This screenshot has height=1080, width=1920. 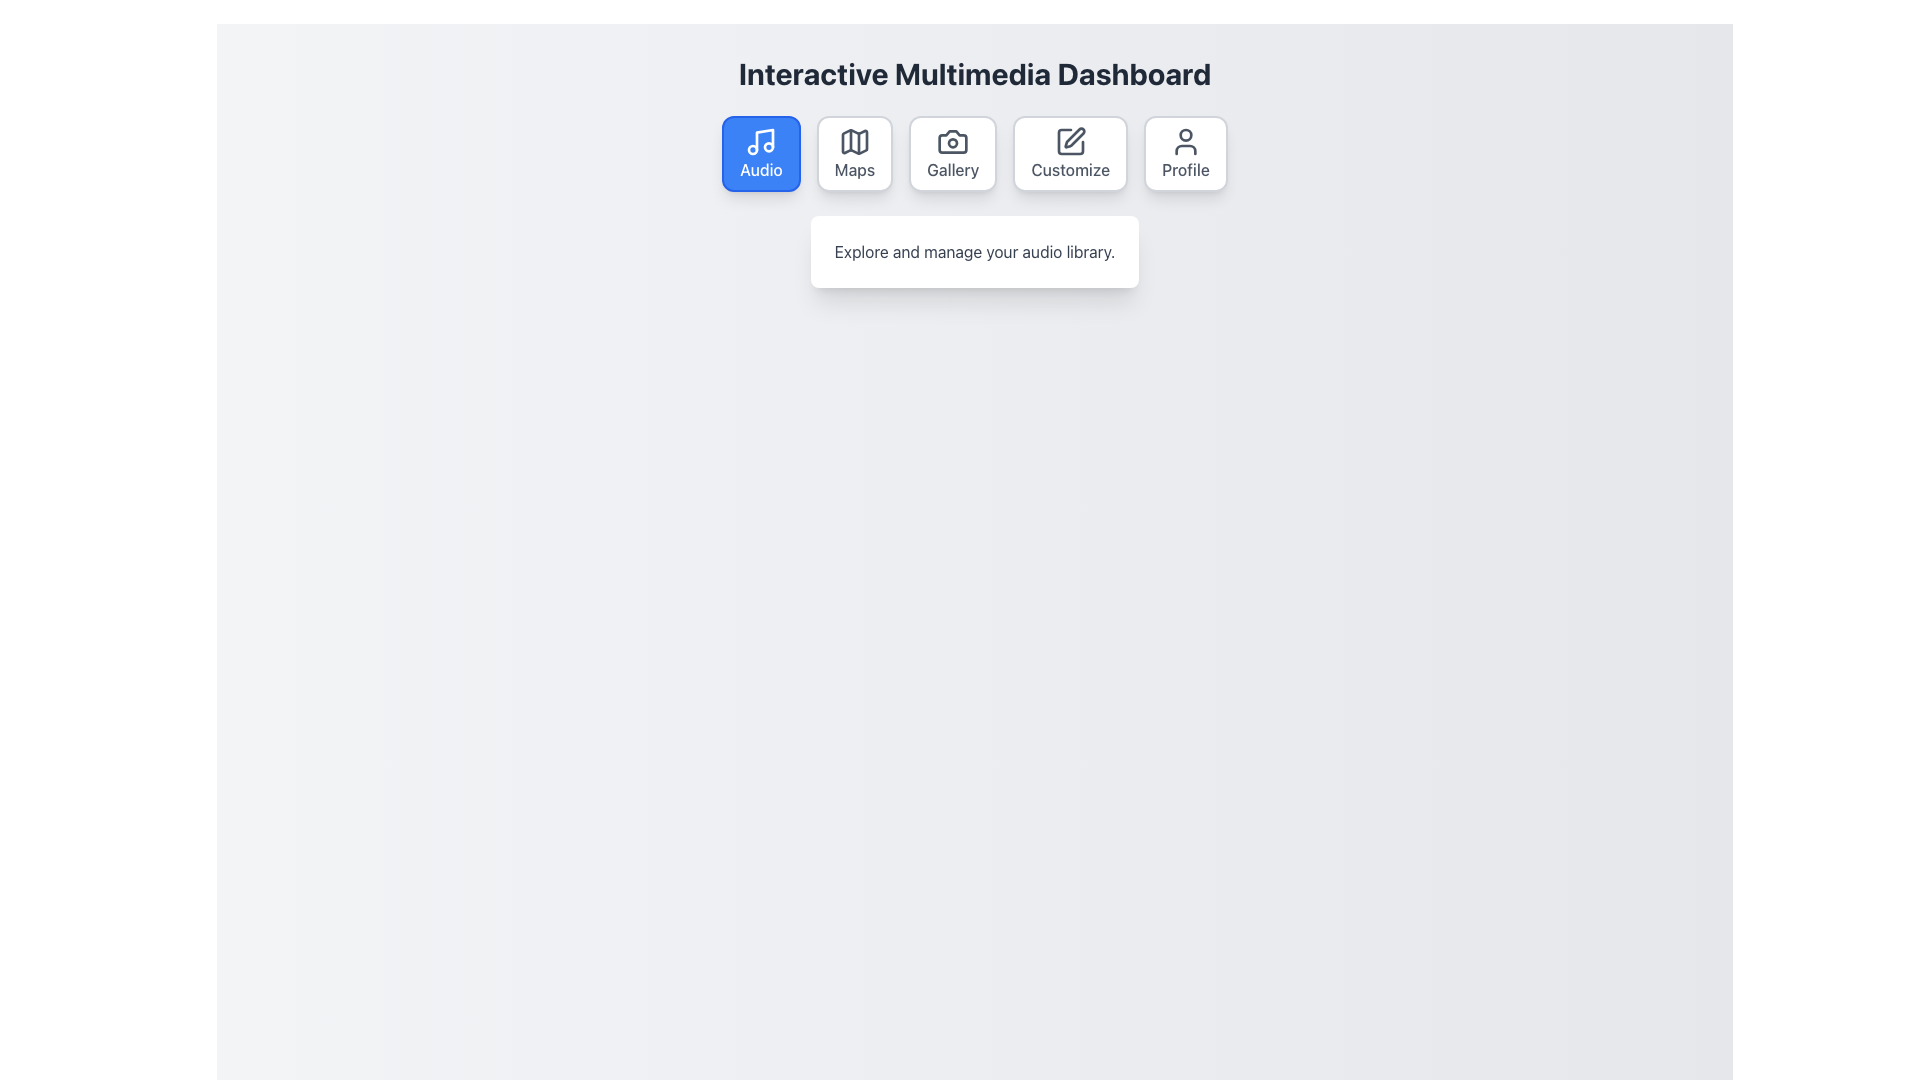 I want to click on the 'Profile' text label located beneath the user avatar icon, which indicates the associated button for the 'Profile' section, so click(x=1185, y=168).